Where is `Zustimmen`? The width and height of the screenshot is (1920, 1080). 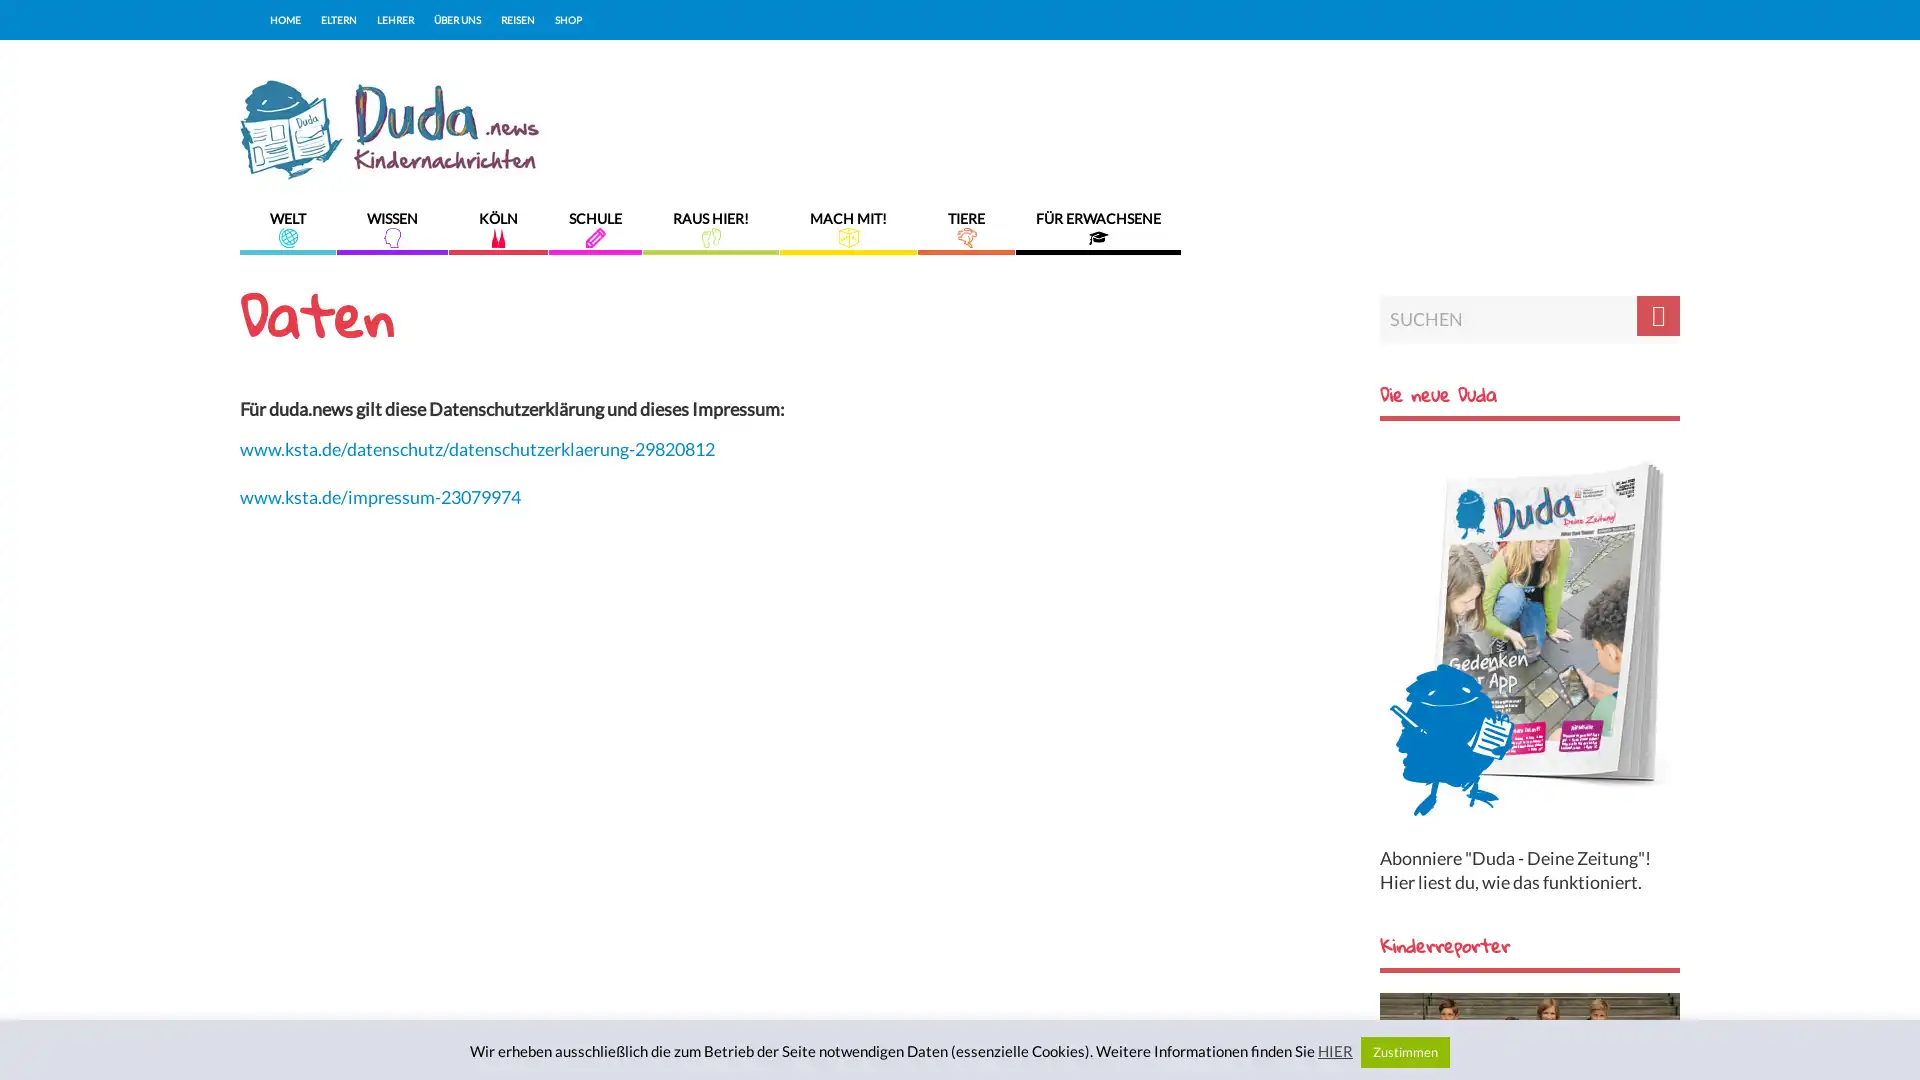
Zustimmen is located at coordinates (1404, 1051).